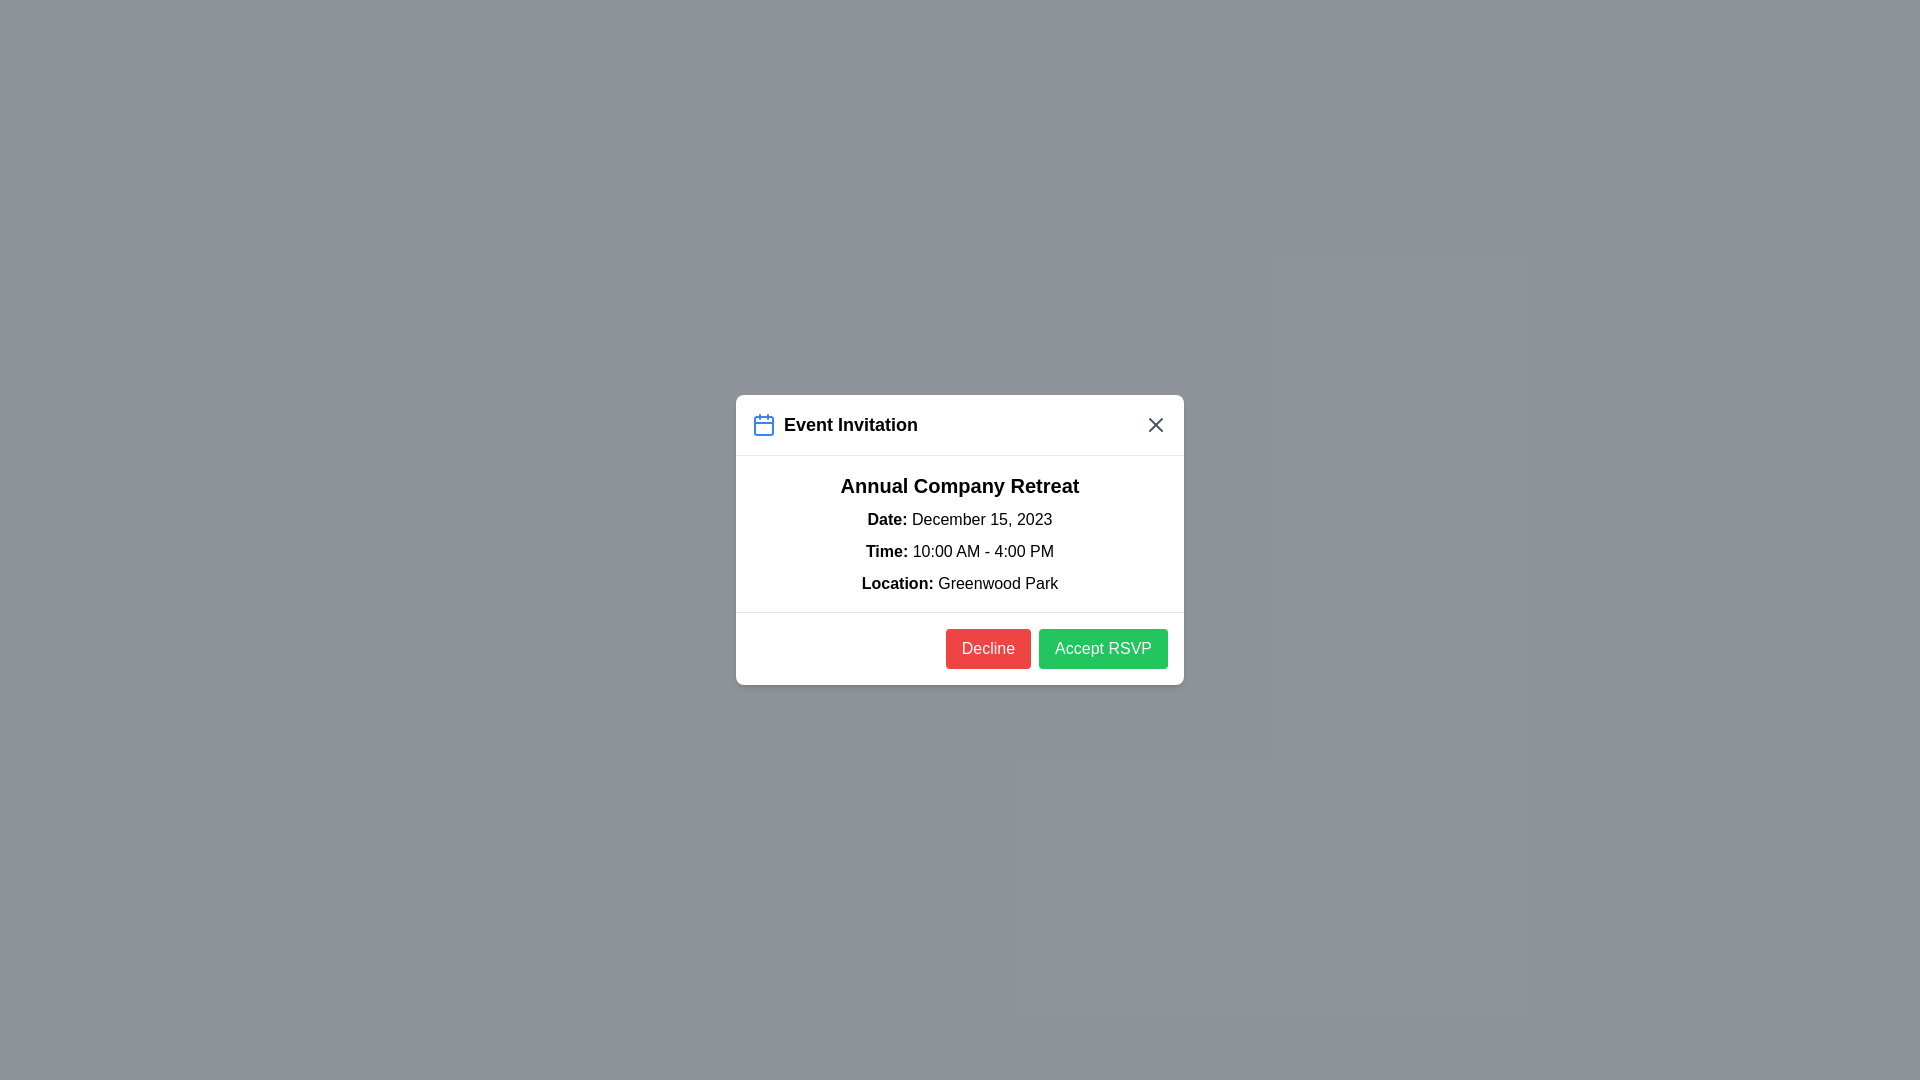  What do you see at coordinates (1102, 648) in the screenshot?
I see `the button located at the bottom-right of the dialog box, next to the red 'Decline' button, to accept the RSVP` at bounding box center [1102, 648].